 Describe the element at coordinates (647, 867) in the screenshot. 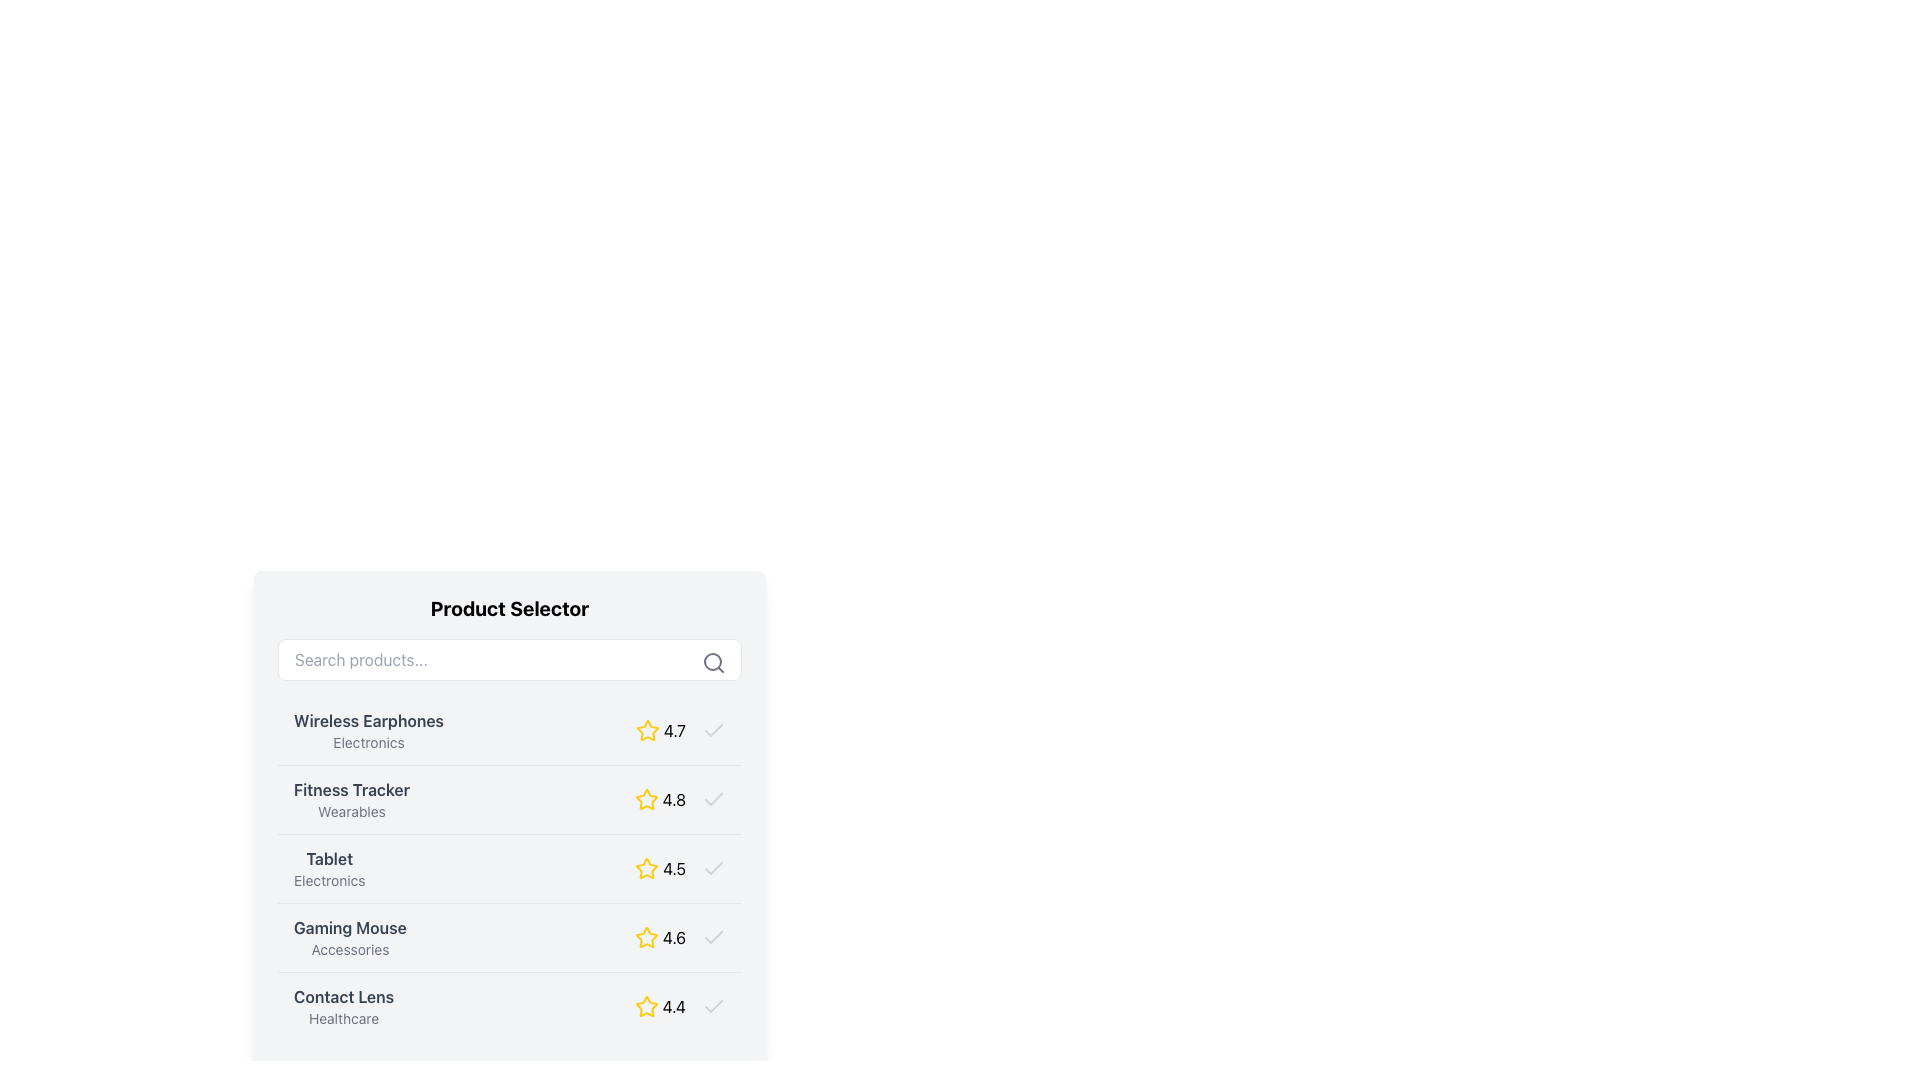

I see `the star-shaped yellow icon next to the numerical rating value of '4.5' in the third row of the product list for the 'Tablet' entry` at that location.